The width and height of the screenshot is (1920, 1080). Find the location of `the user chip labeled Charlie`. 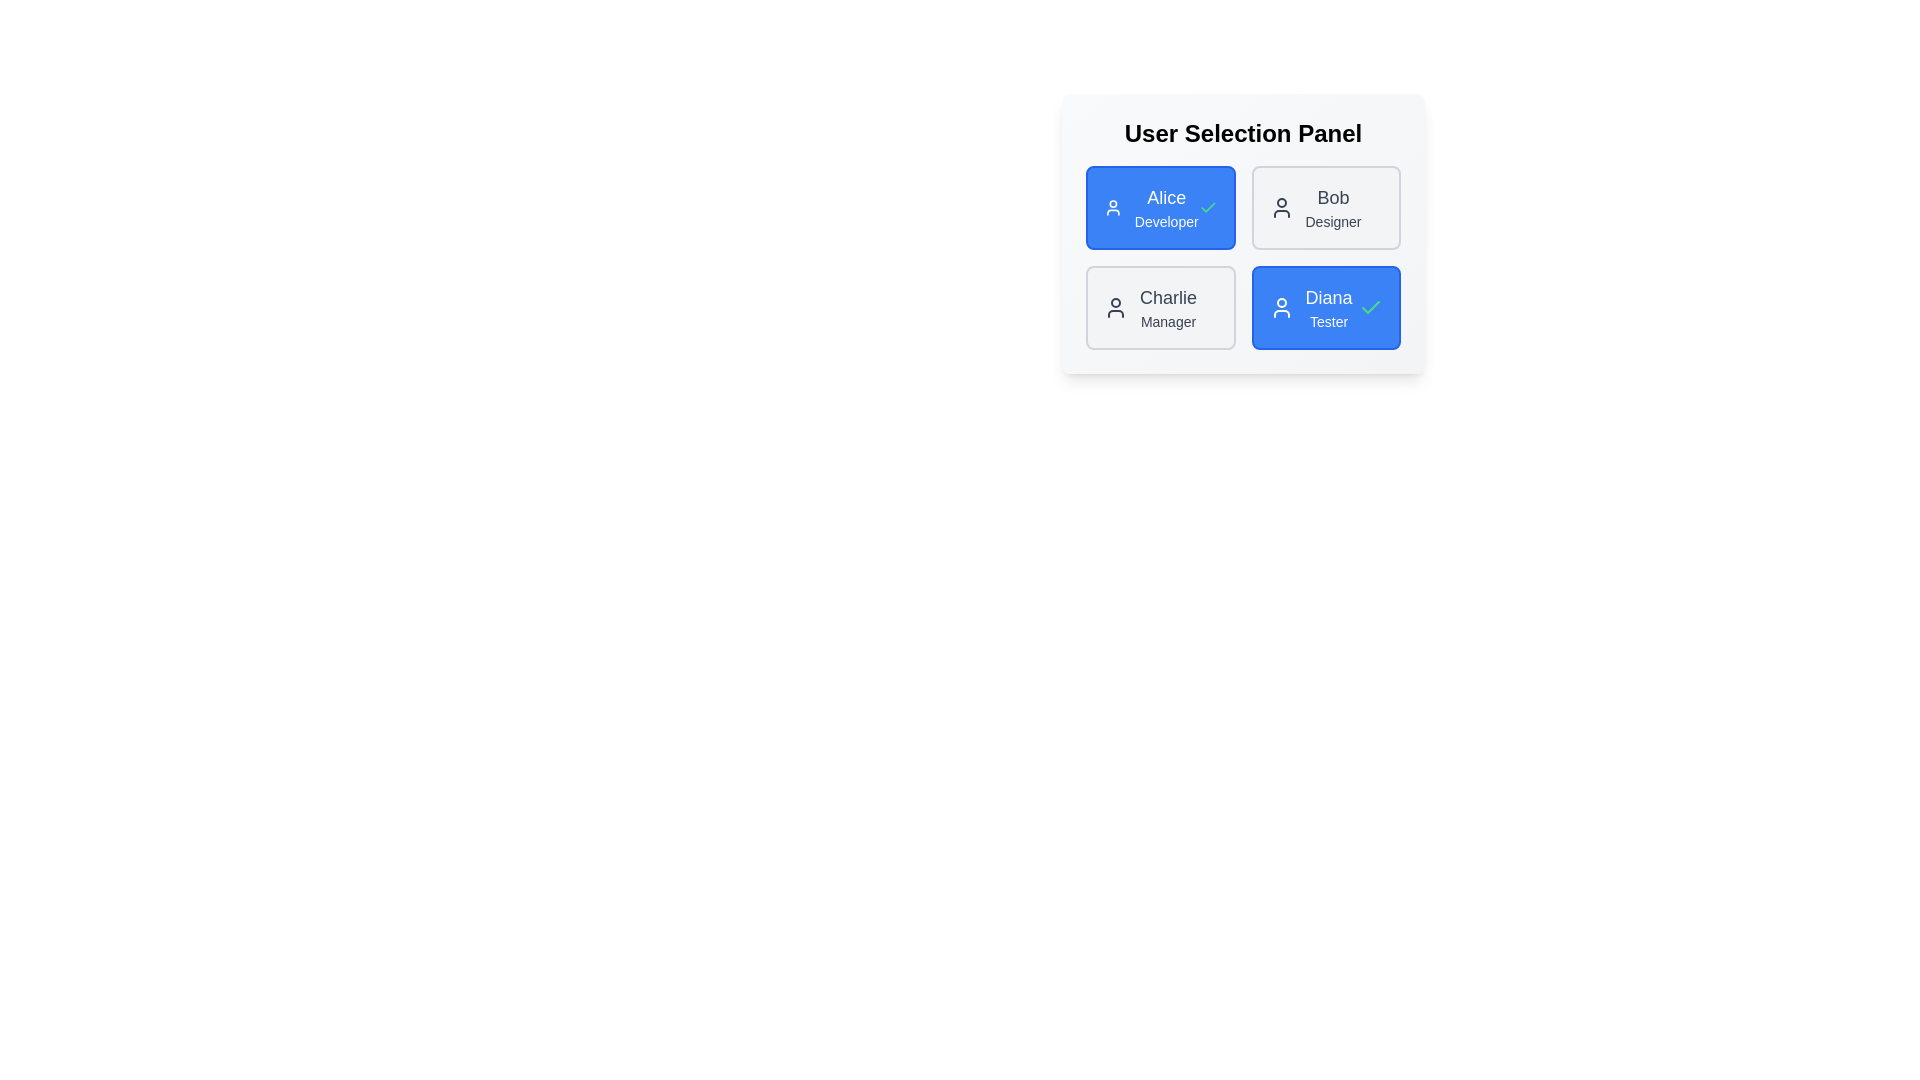

the user chip labeled Charlie is located at coordinates (1160, 308).